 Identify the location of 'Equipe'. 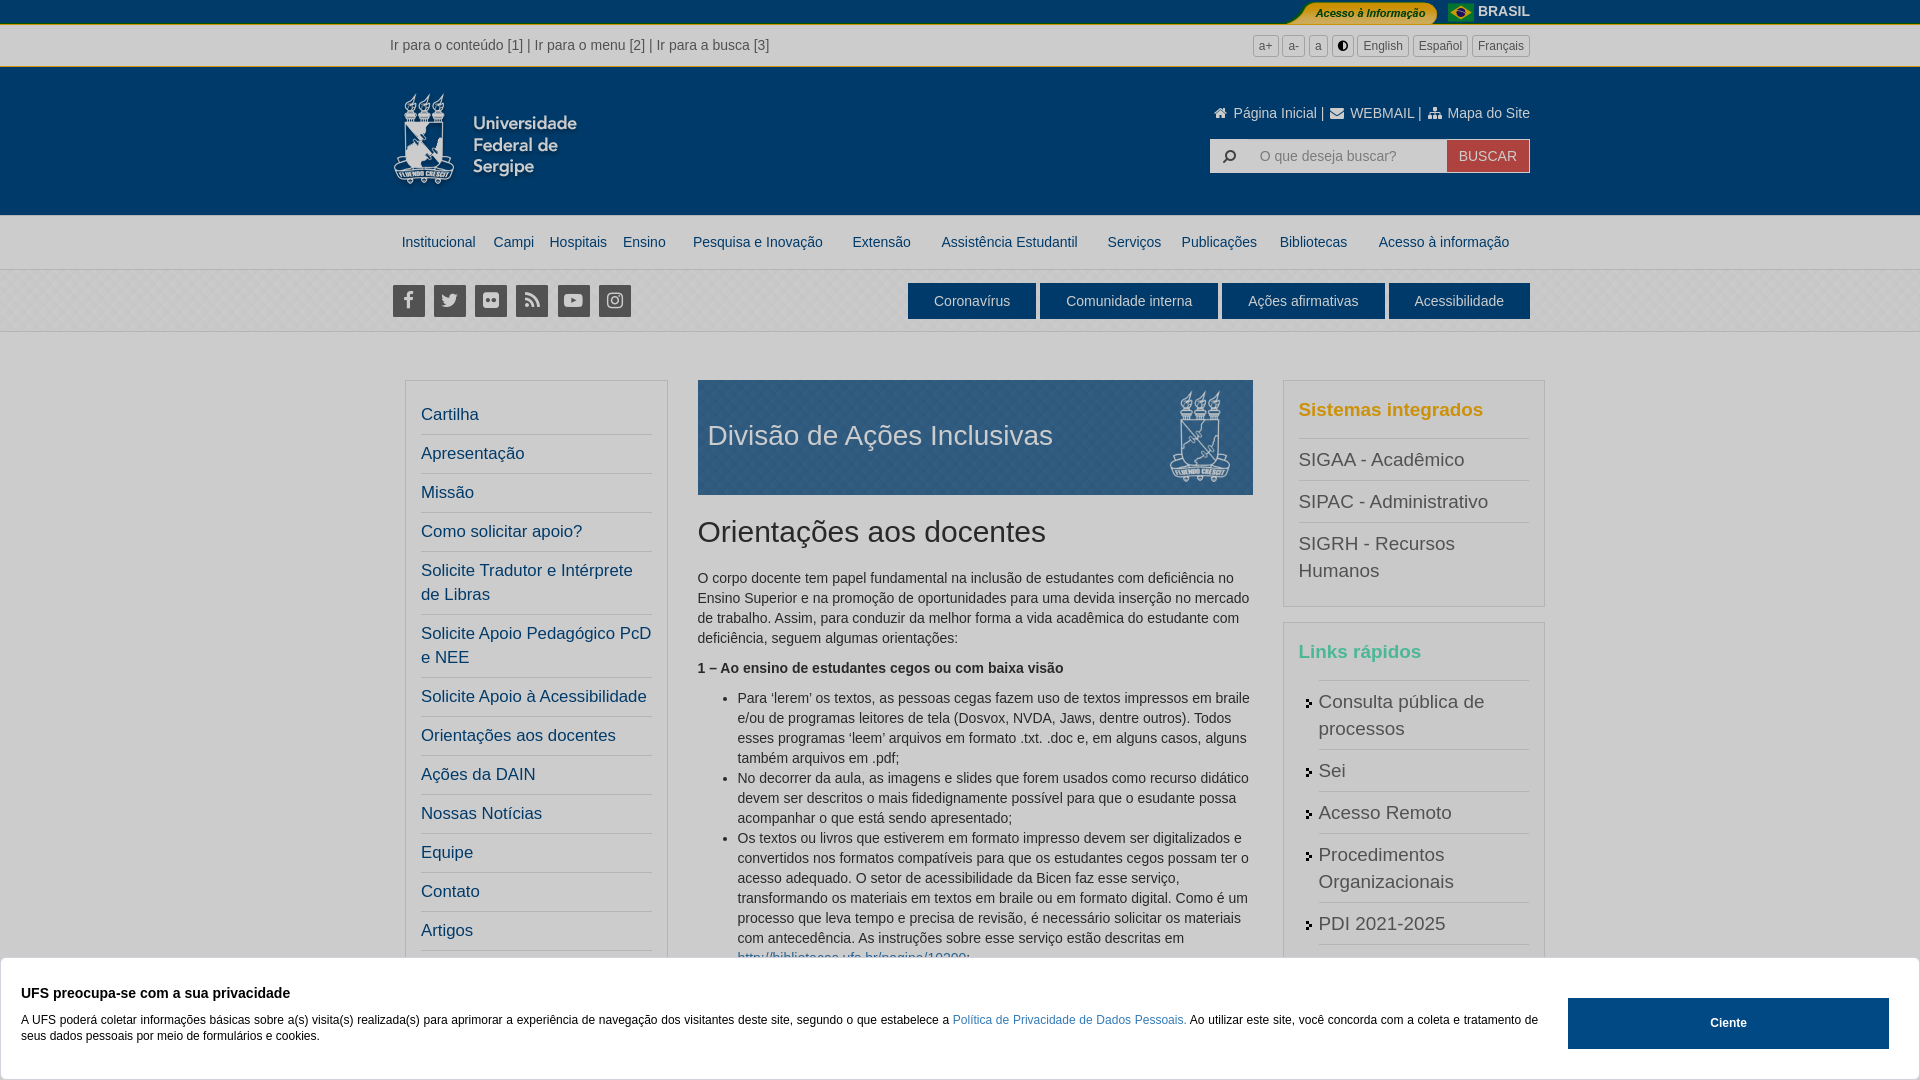
(420, 852).